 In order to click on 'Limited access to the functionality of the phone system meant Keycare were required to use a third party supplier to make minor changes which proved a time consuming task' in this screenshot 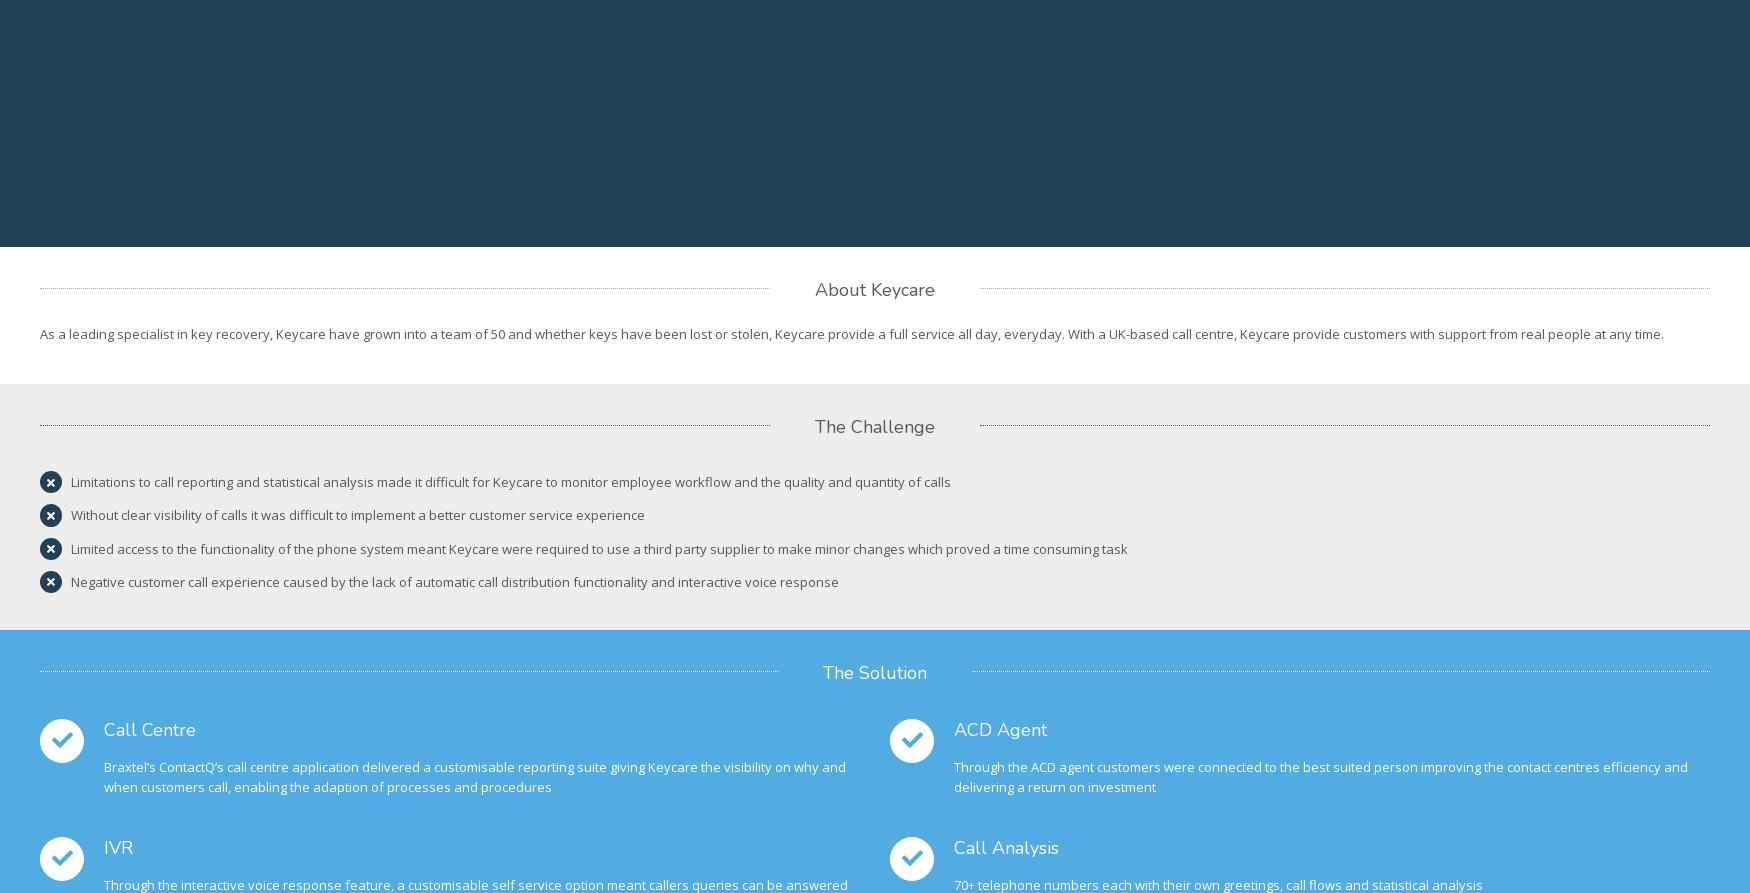, I will do `click(71, 547)`.